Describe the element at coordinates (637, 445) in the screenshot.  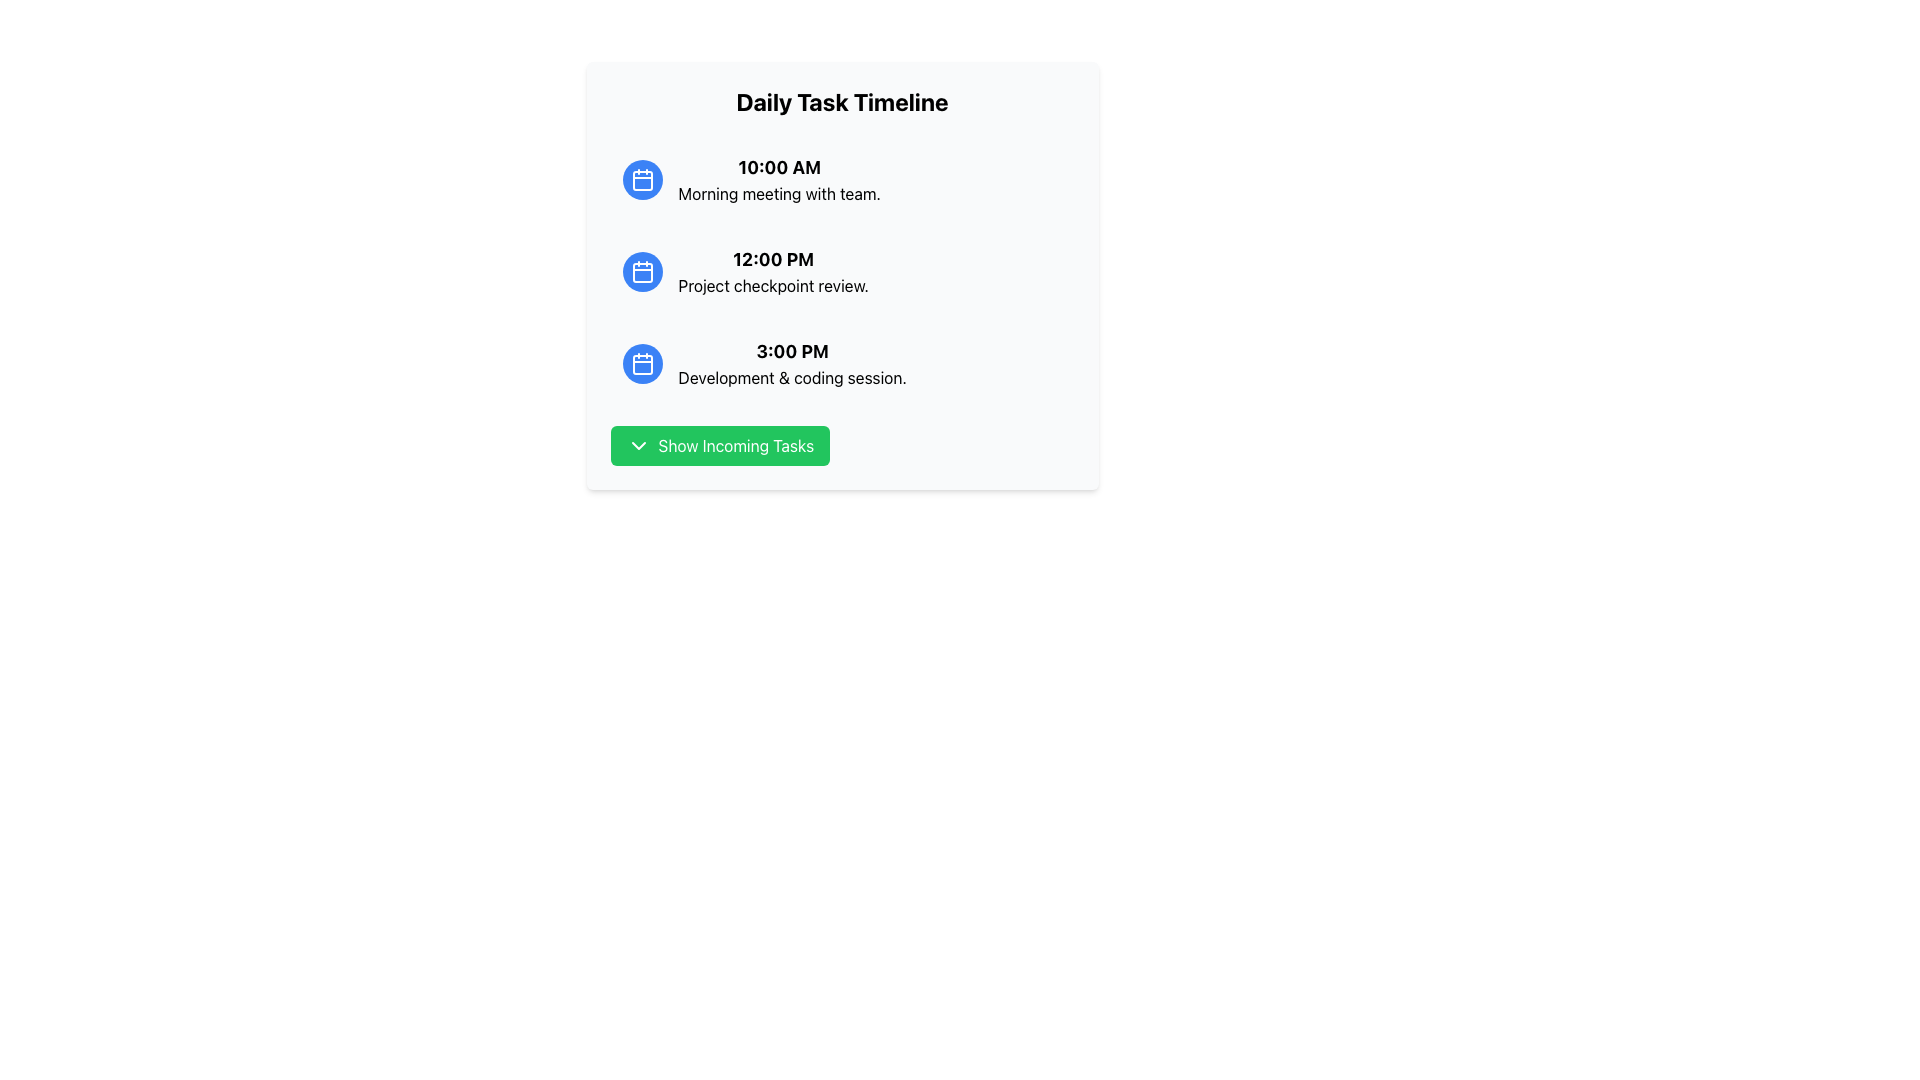
I see `the downward-pointing chevron icon located on the left side of the green button labeled 'Show Incoming Tasks'` at that location.